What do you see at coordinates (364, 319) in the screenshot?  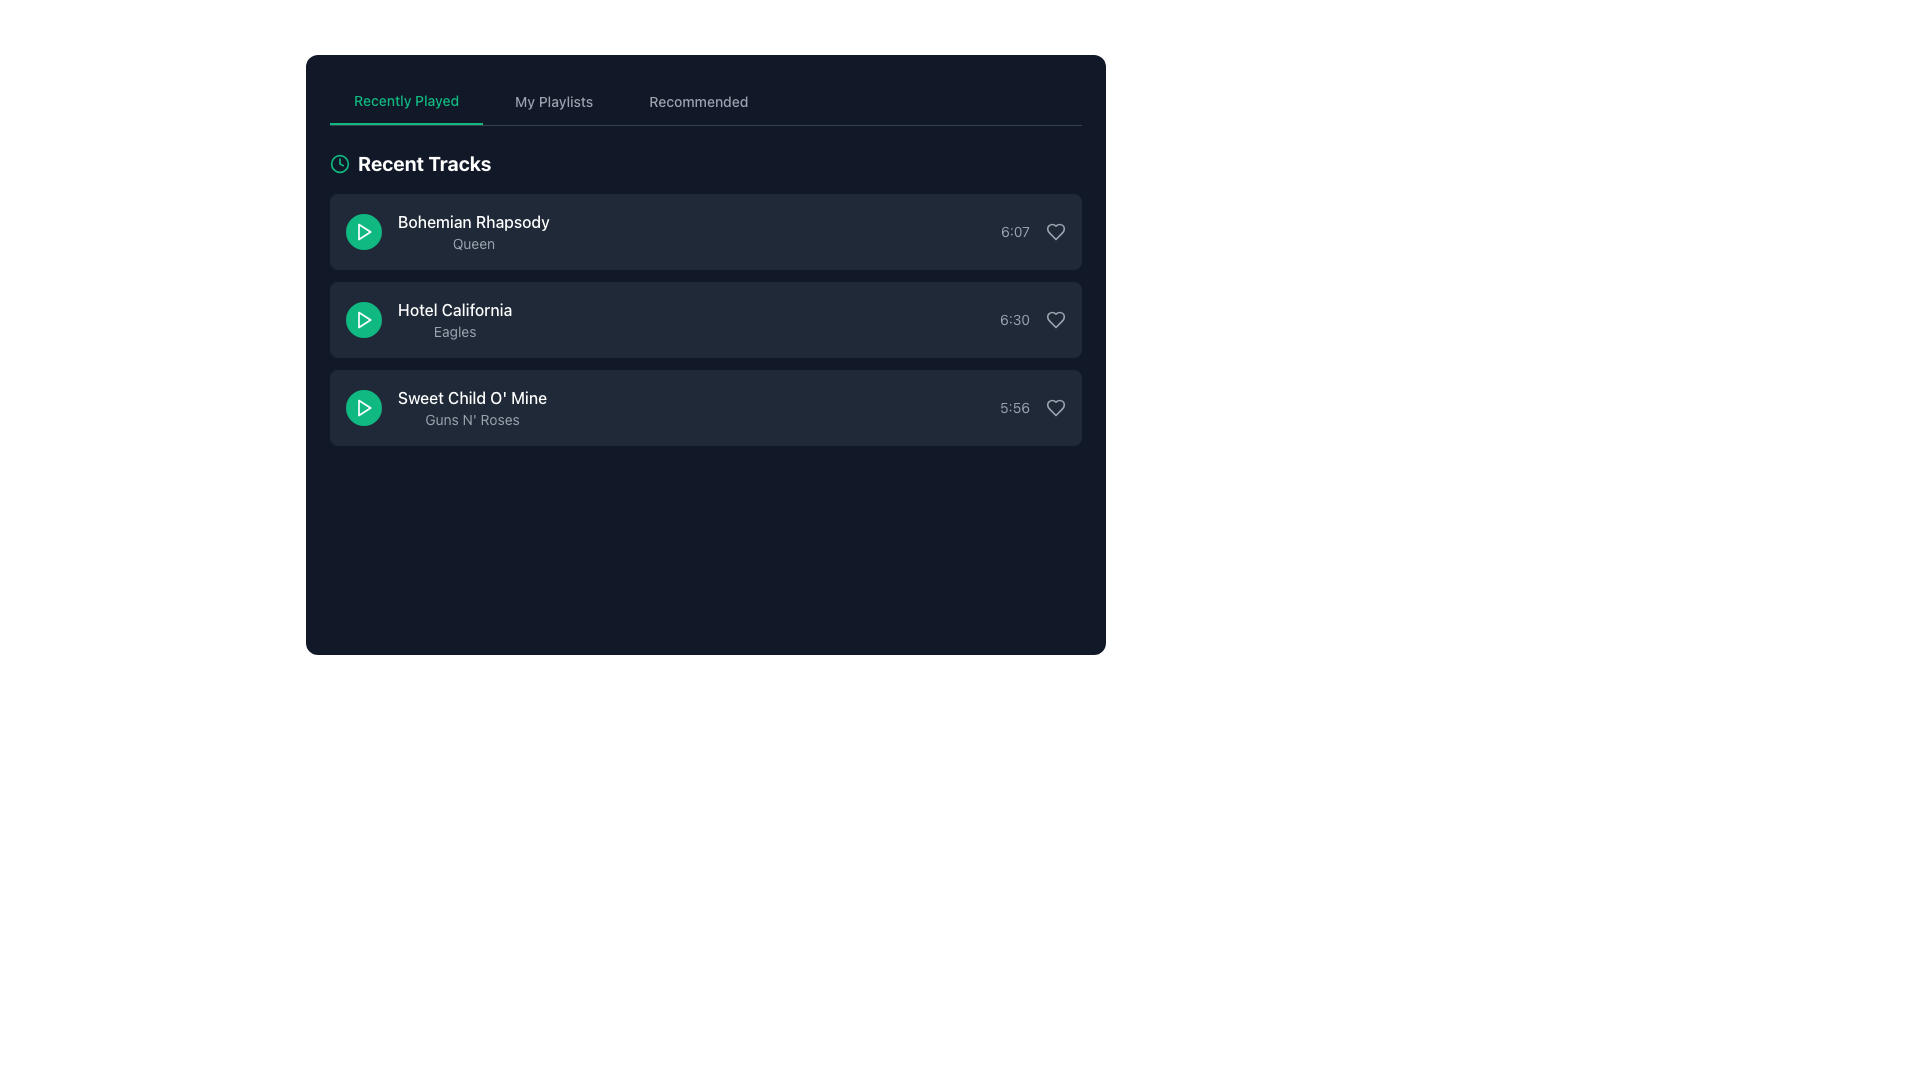 I see `the interactive play button icon located in the left-most section of the 'Hotel California' item in the 'Recent Tracks' list` at bounding box center [364, 319].